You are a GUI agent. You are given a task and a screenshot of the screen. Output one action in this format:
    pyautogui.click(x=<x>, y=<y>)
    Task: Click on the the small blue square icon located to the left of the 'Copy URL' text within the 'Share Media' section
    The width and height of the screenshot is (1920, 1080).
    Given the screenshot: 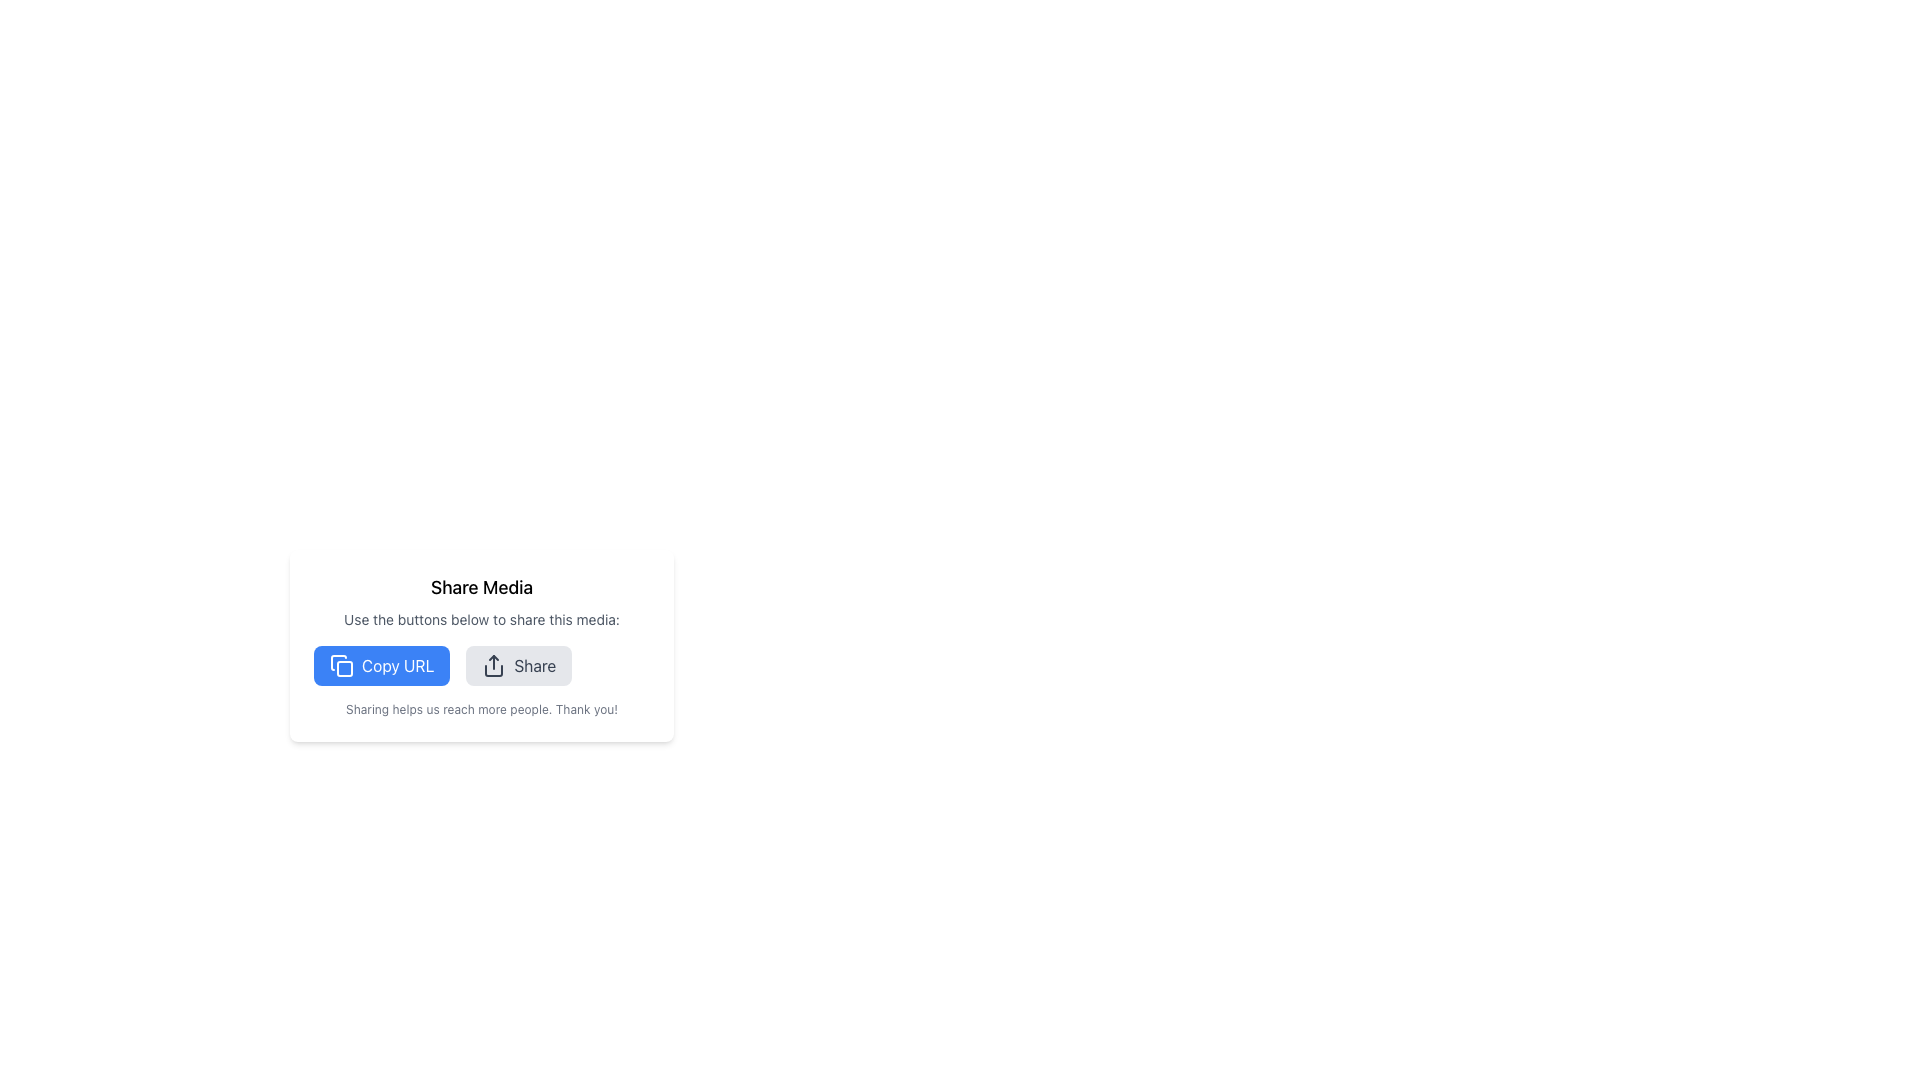 What is the action you would take?
    pyautogui.click(x=345, y=668)
    